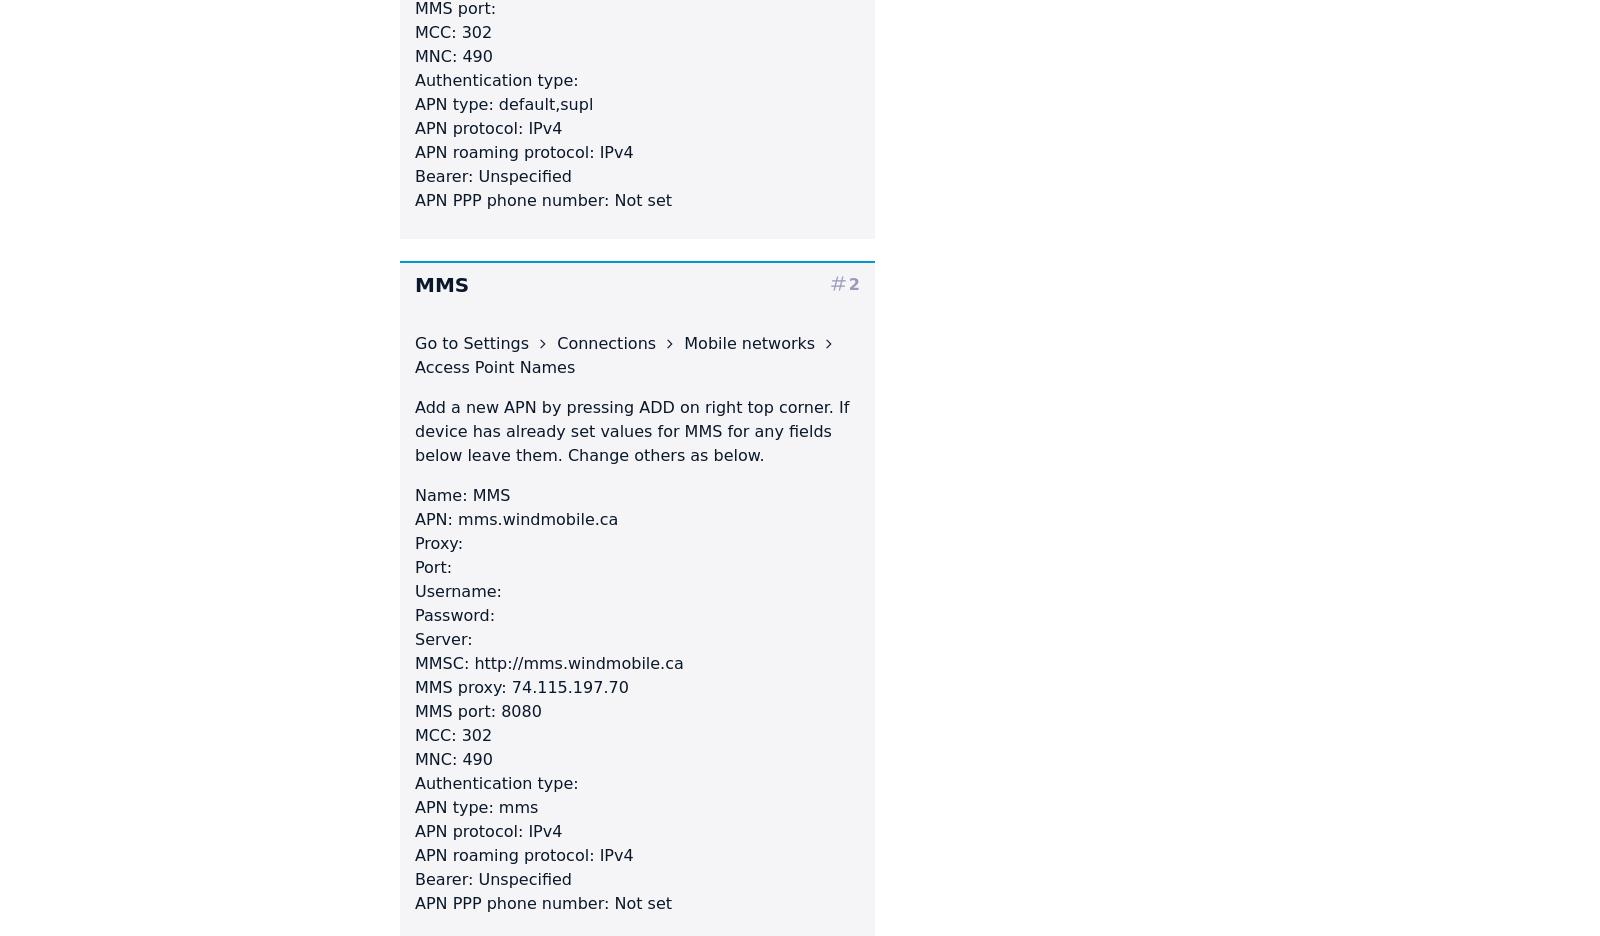  Describe the element at coordinates (575, 661) in the screenshot. I see `'http://mms.windmobile.ca'` at that location.